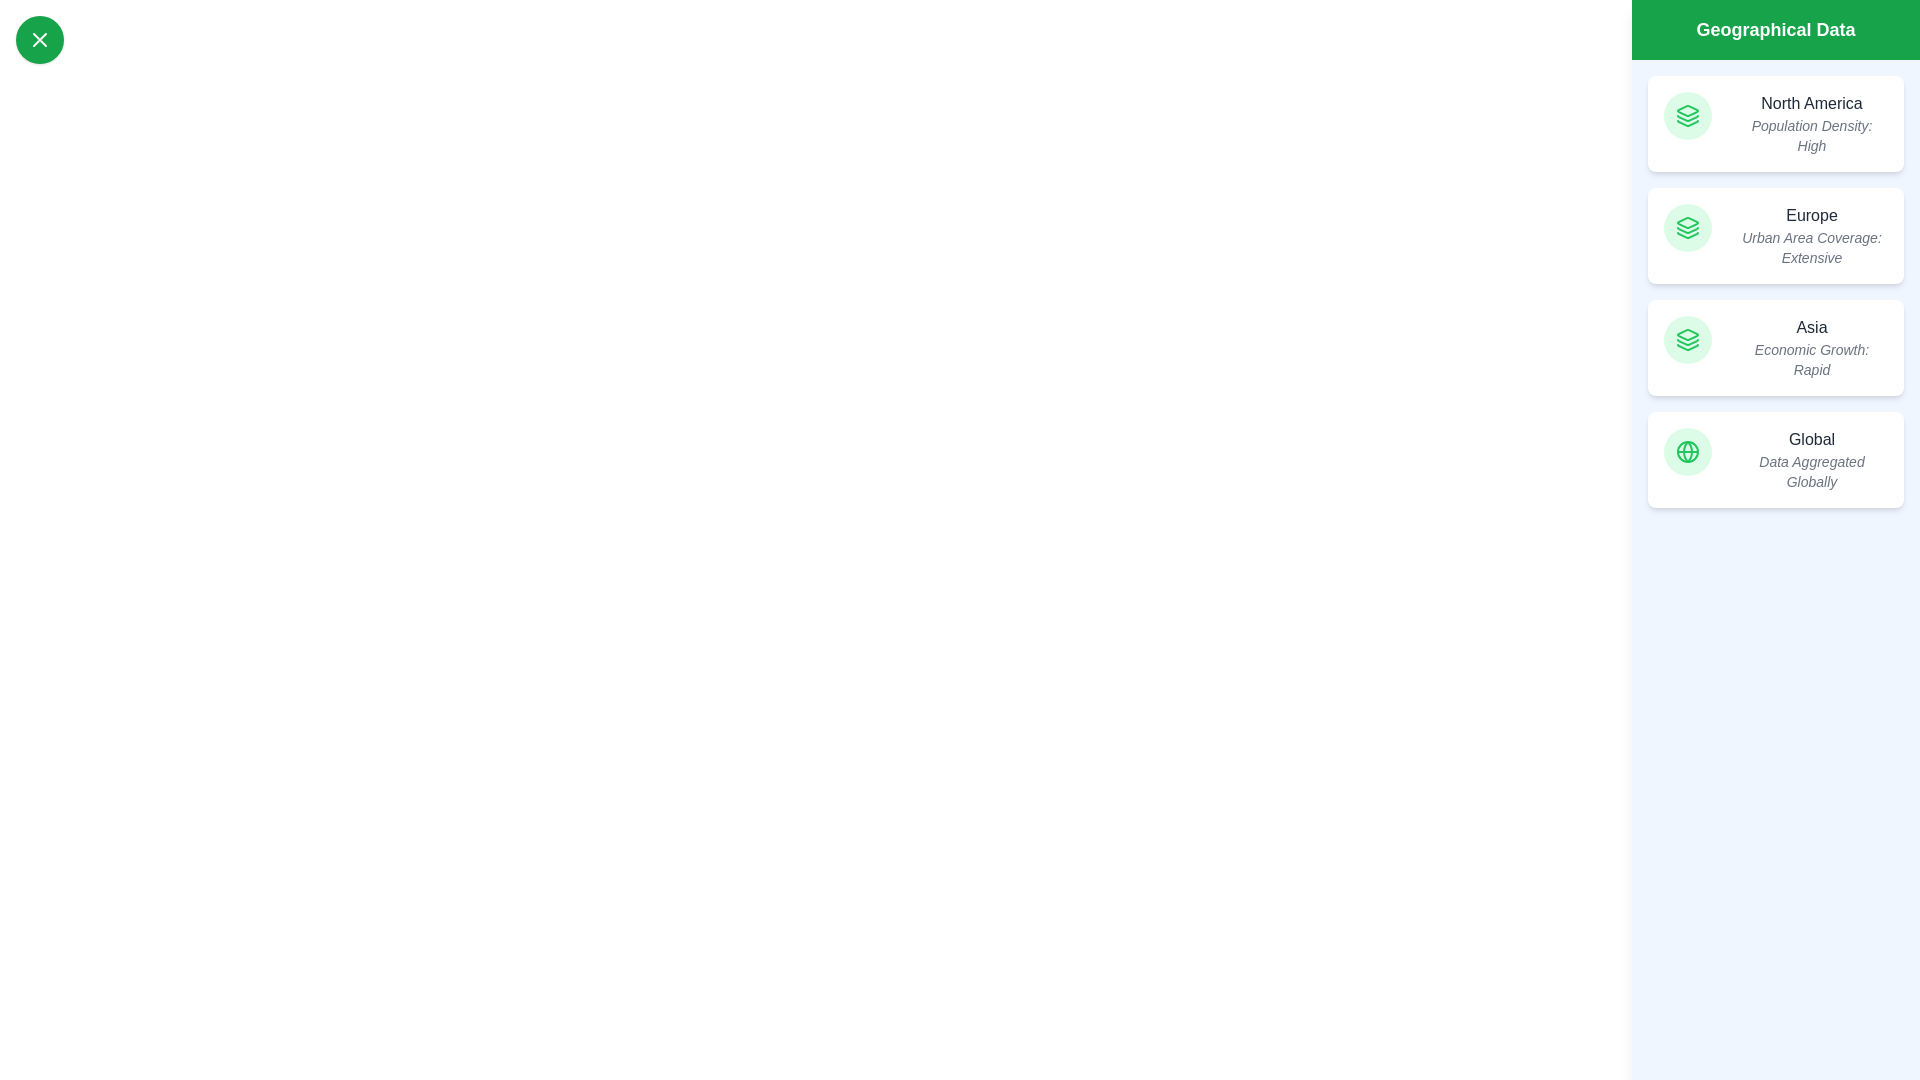  I want to click on the region North America to view its details, so click(1776, 123).